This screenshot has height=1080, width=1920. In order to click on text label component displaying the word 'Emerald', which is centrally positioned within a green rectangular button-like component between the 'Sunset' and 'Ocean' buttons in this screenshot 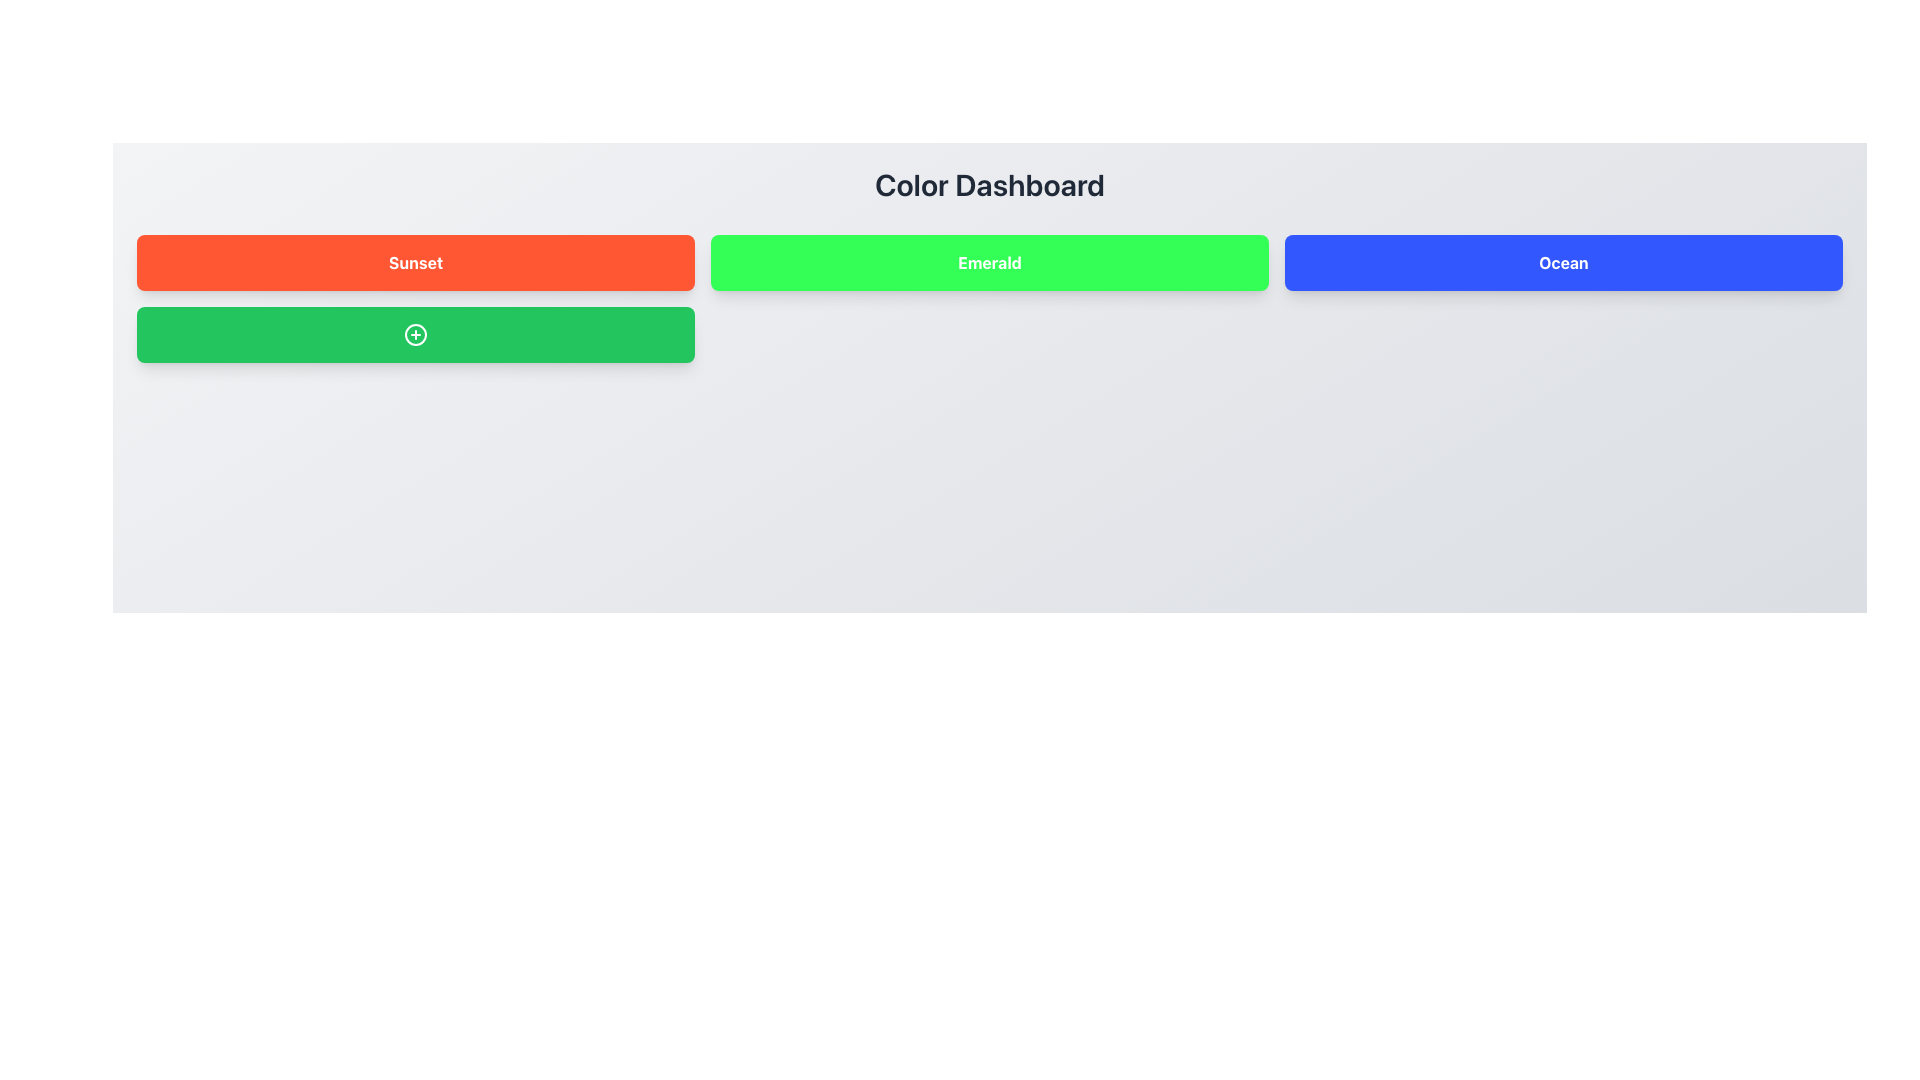, I will do `click(989, 261)`.